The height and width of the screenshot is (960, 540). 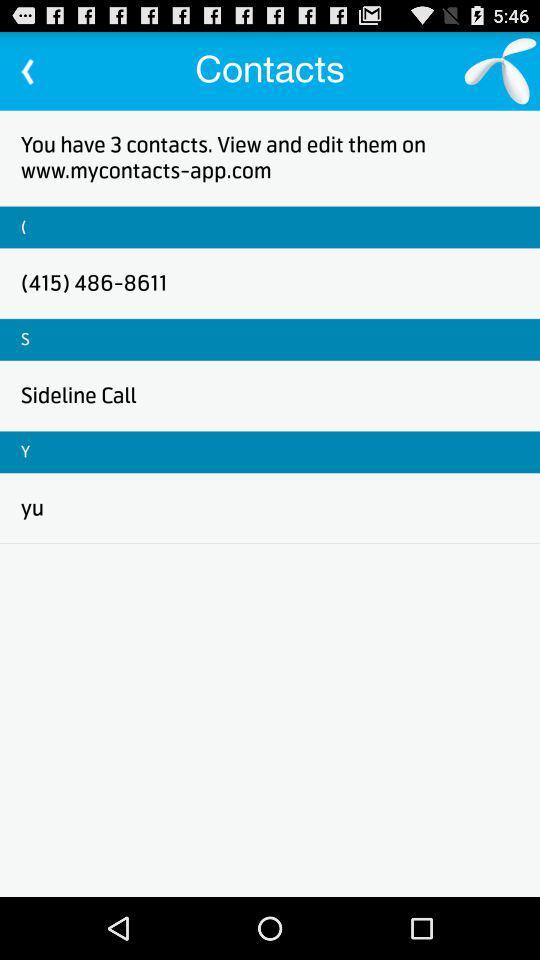 I want to click on ( item, so click(x=22, y=227).